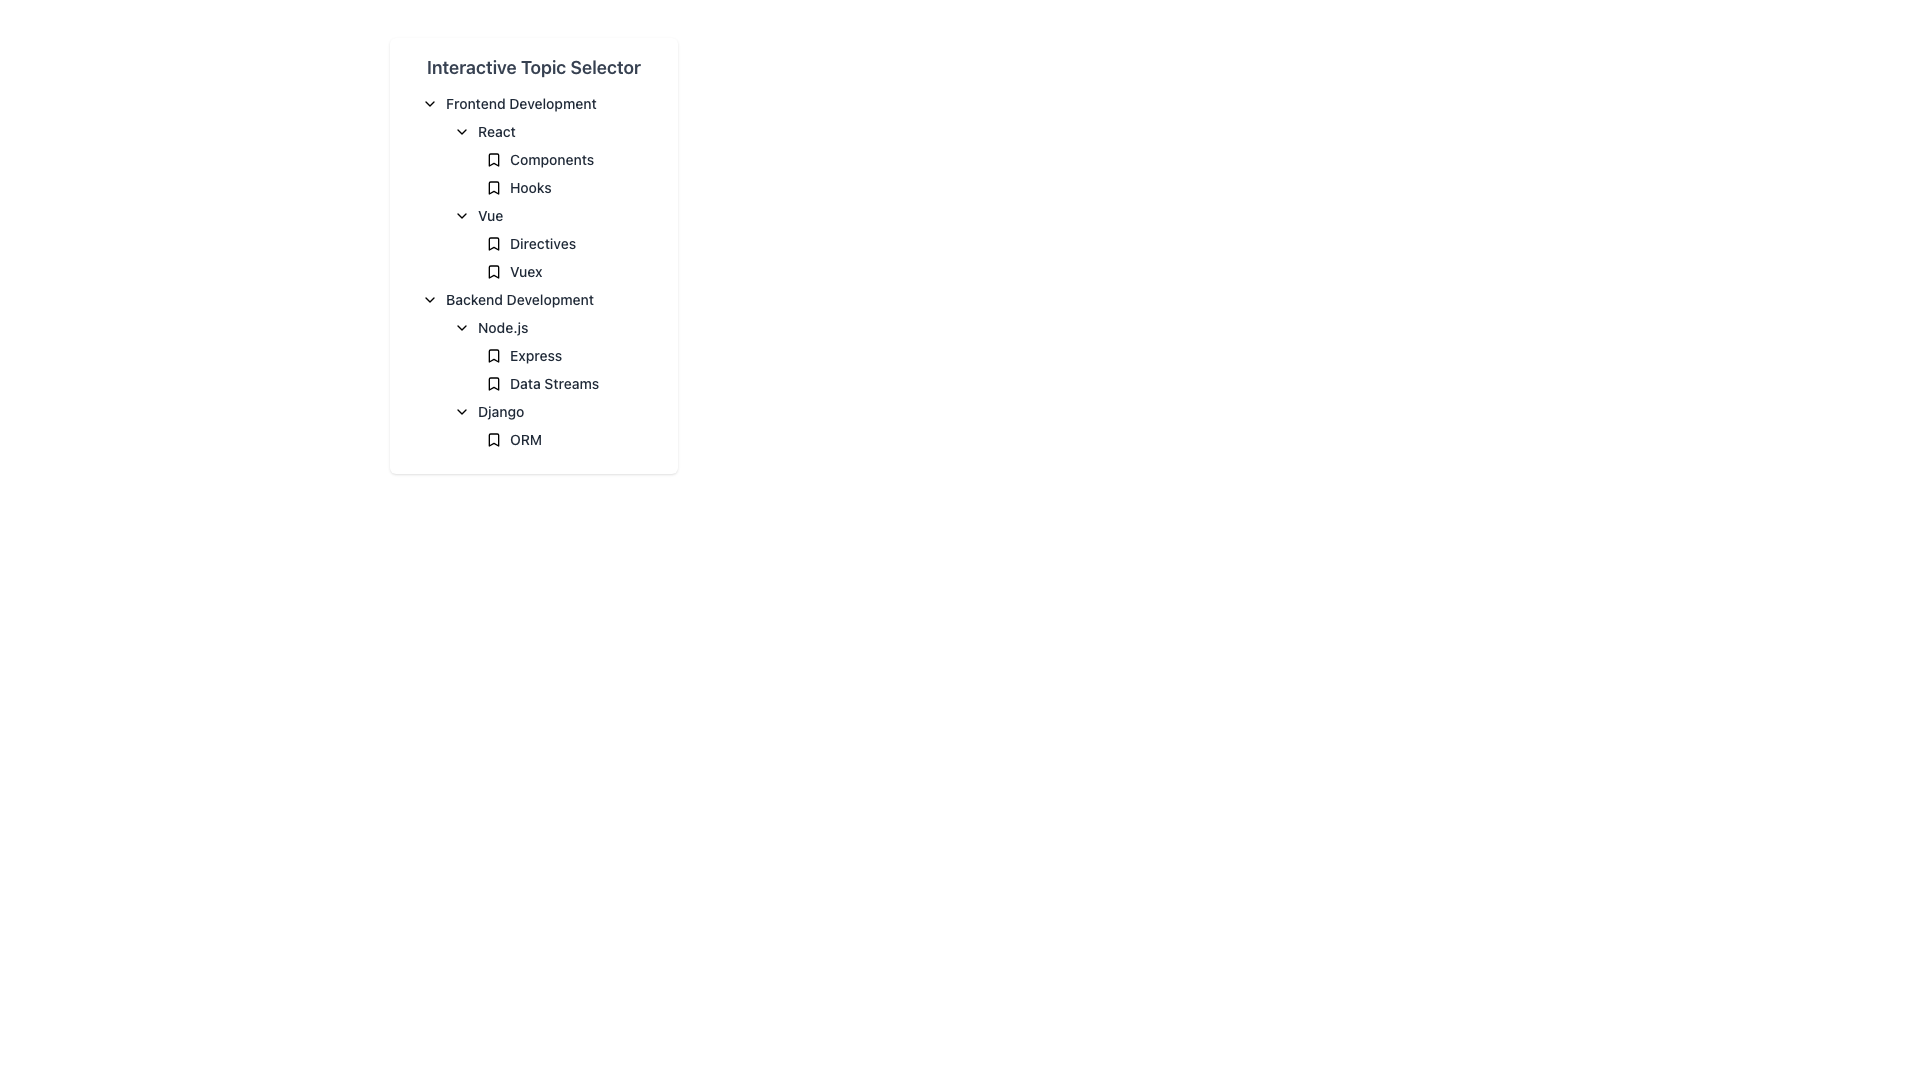  What do you see at coordinates (429, 300) in the screenshot?
I see `the downward-pointing chevron icon beside the text 'Backend Development'` at bounding box center [429, 300].